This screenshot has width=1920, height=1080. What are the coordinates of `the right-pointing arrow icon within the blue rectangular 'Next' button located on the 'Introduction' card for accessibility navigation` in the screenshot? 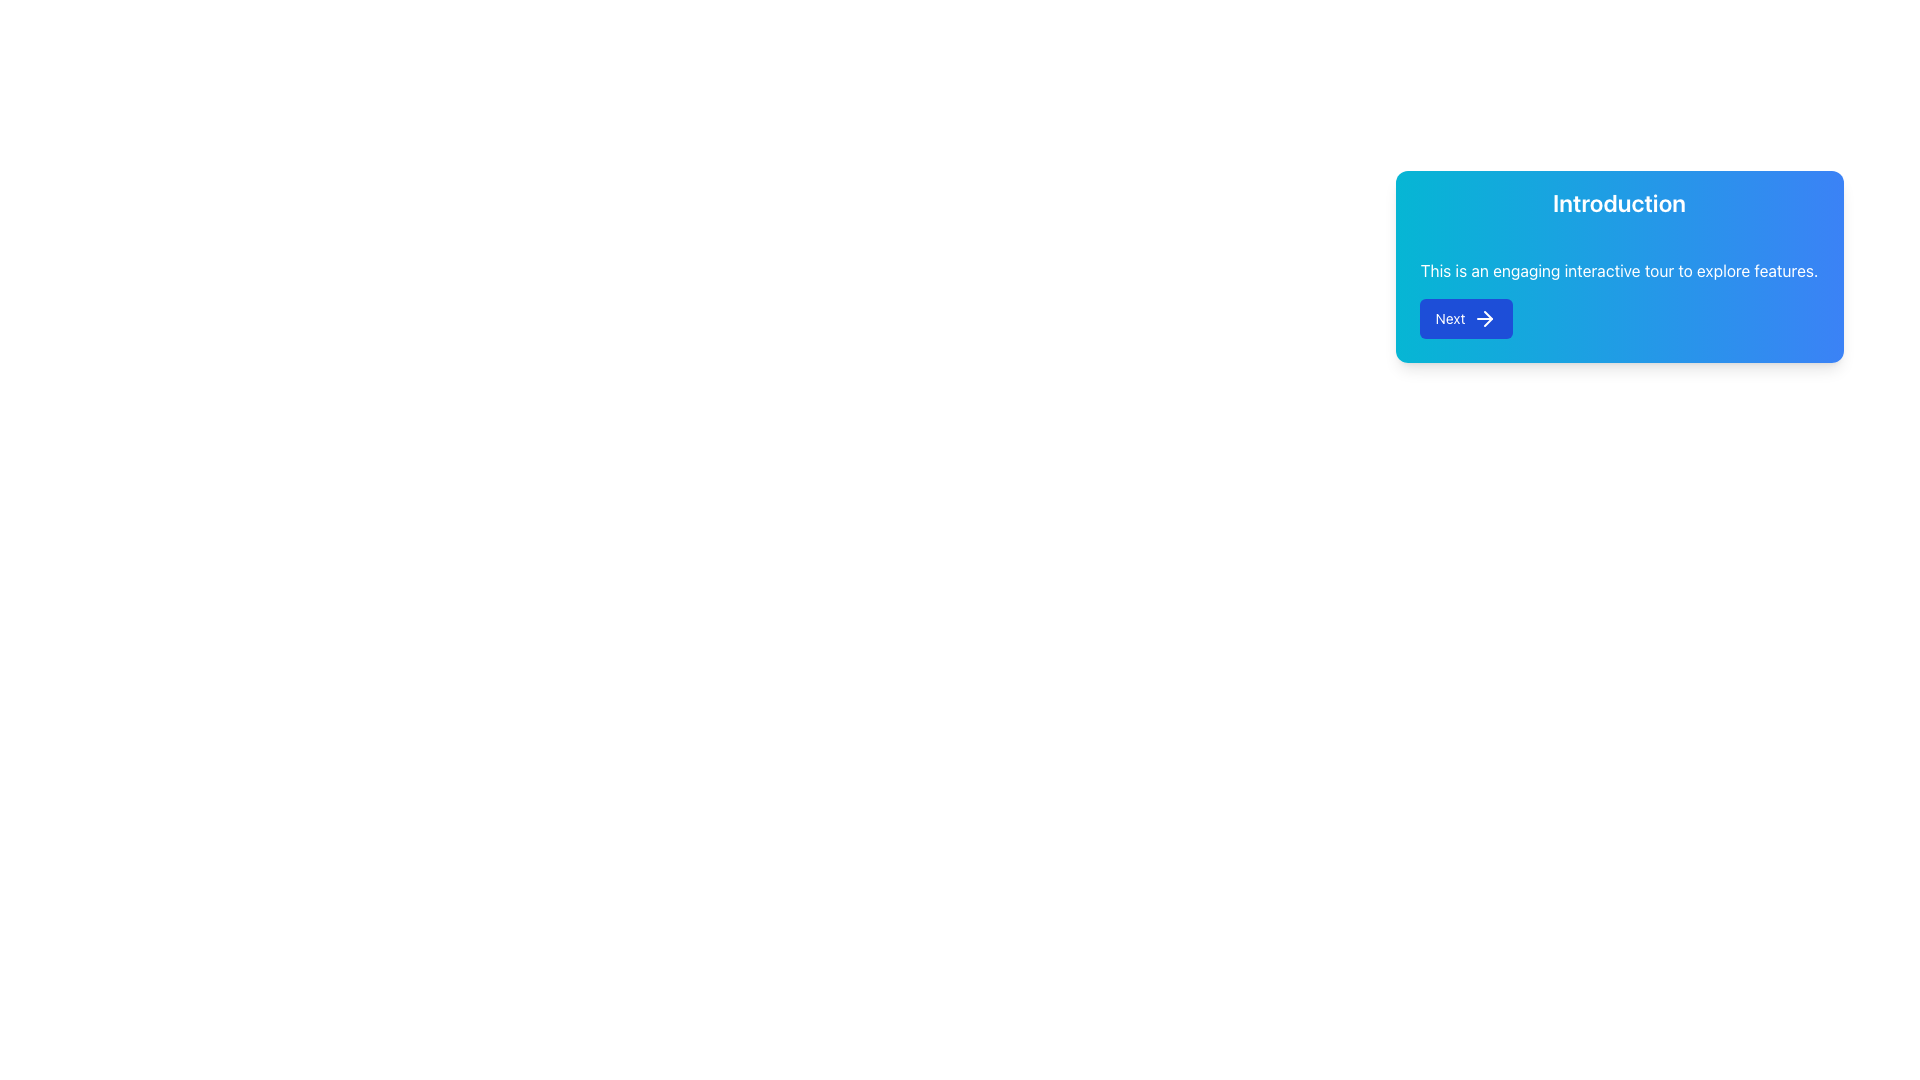 It's located at (1485, 318).